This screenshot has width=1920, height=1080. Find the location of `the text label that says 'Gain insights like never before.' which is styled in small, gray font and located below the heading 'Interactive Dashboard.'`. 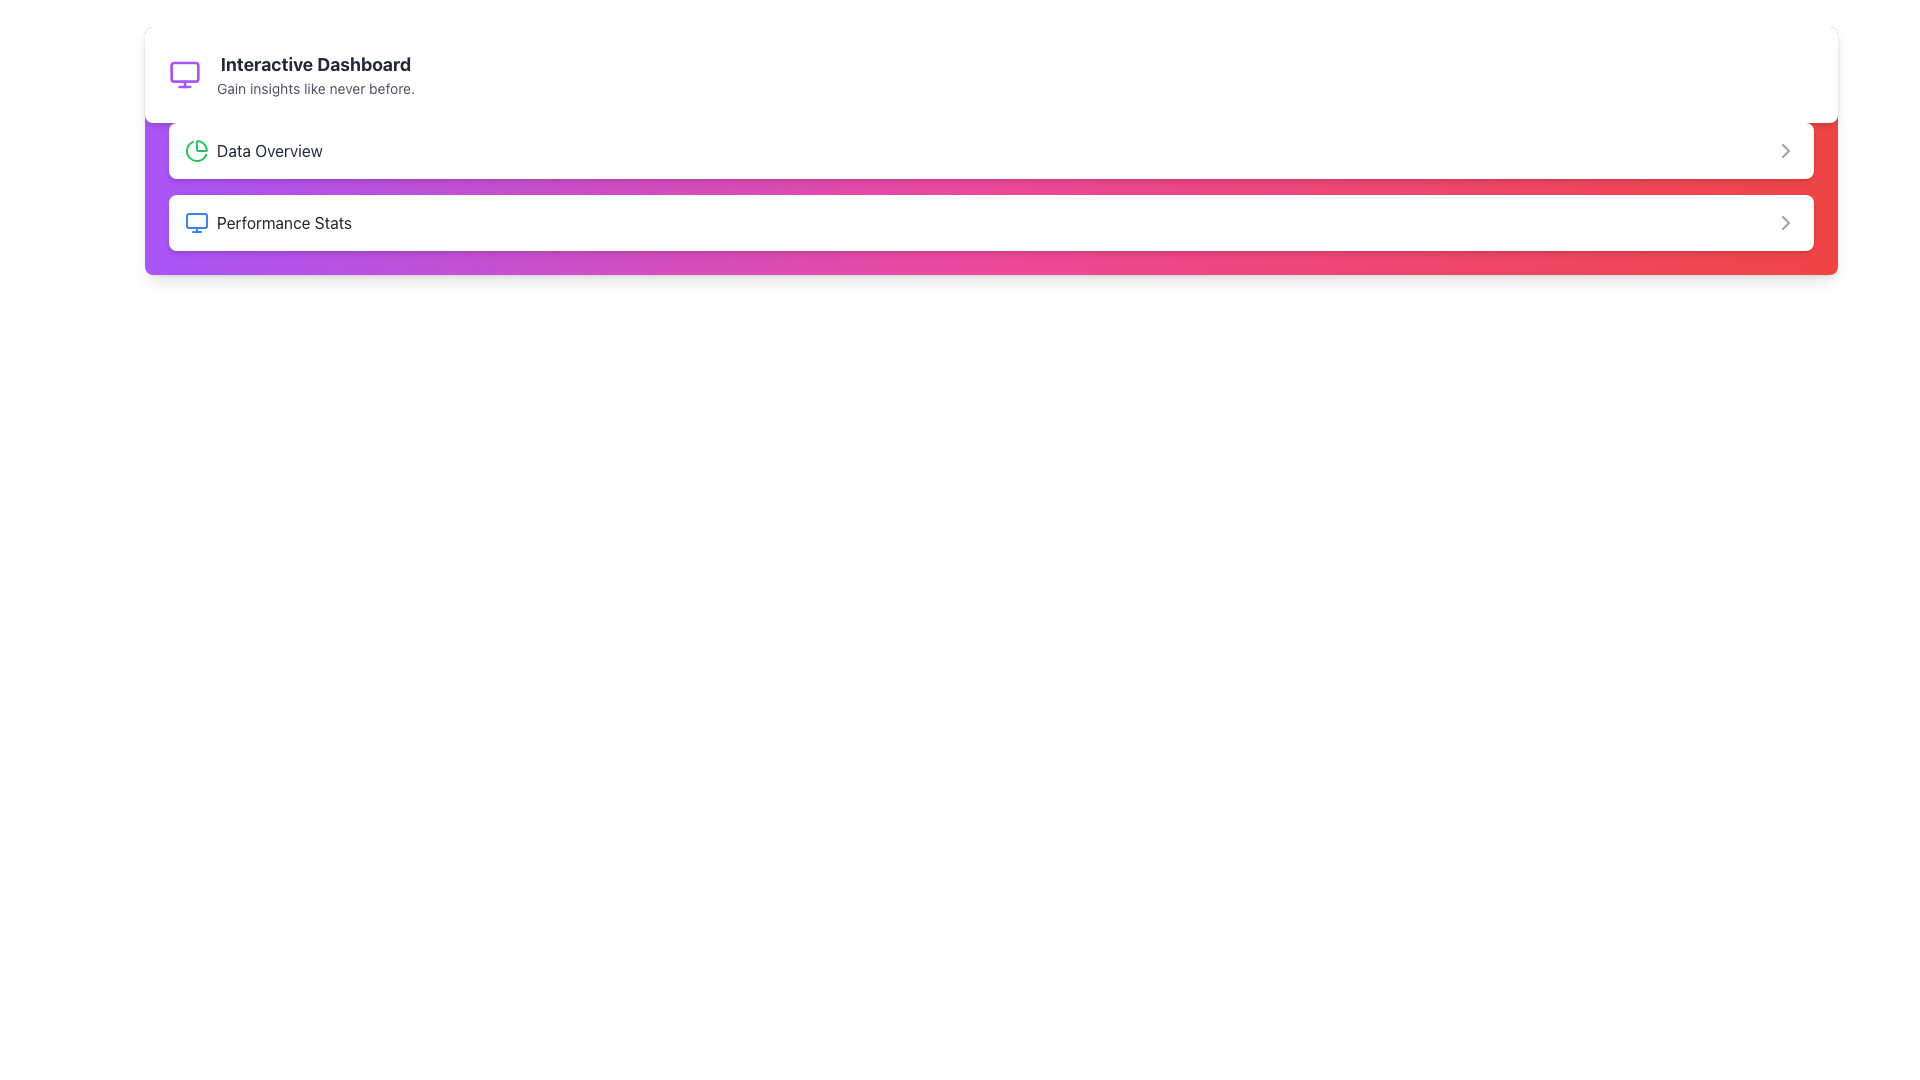

the text label that says 'Gain insights like never before.' which is styled in small, gray font and located below the heading 'Interactive Dashboard.' is located at coordinates (315, 87).